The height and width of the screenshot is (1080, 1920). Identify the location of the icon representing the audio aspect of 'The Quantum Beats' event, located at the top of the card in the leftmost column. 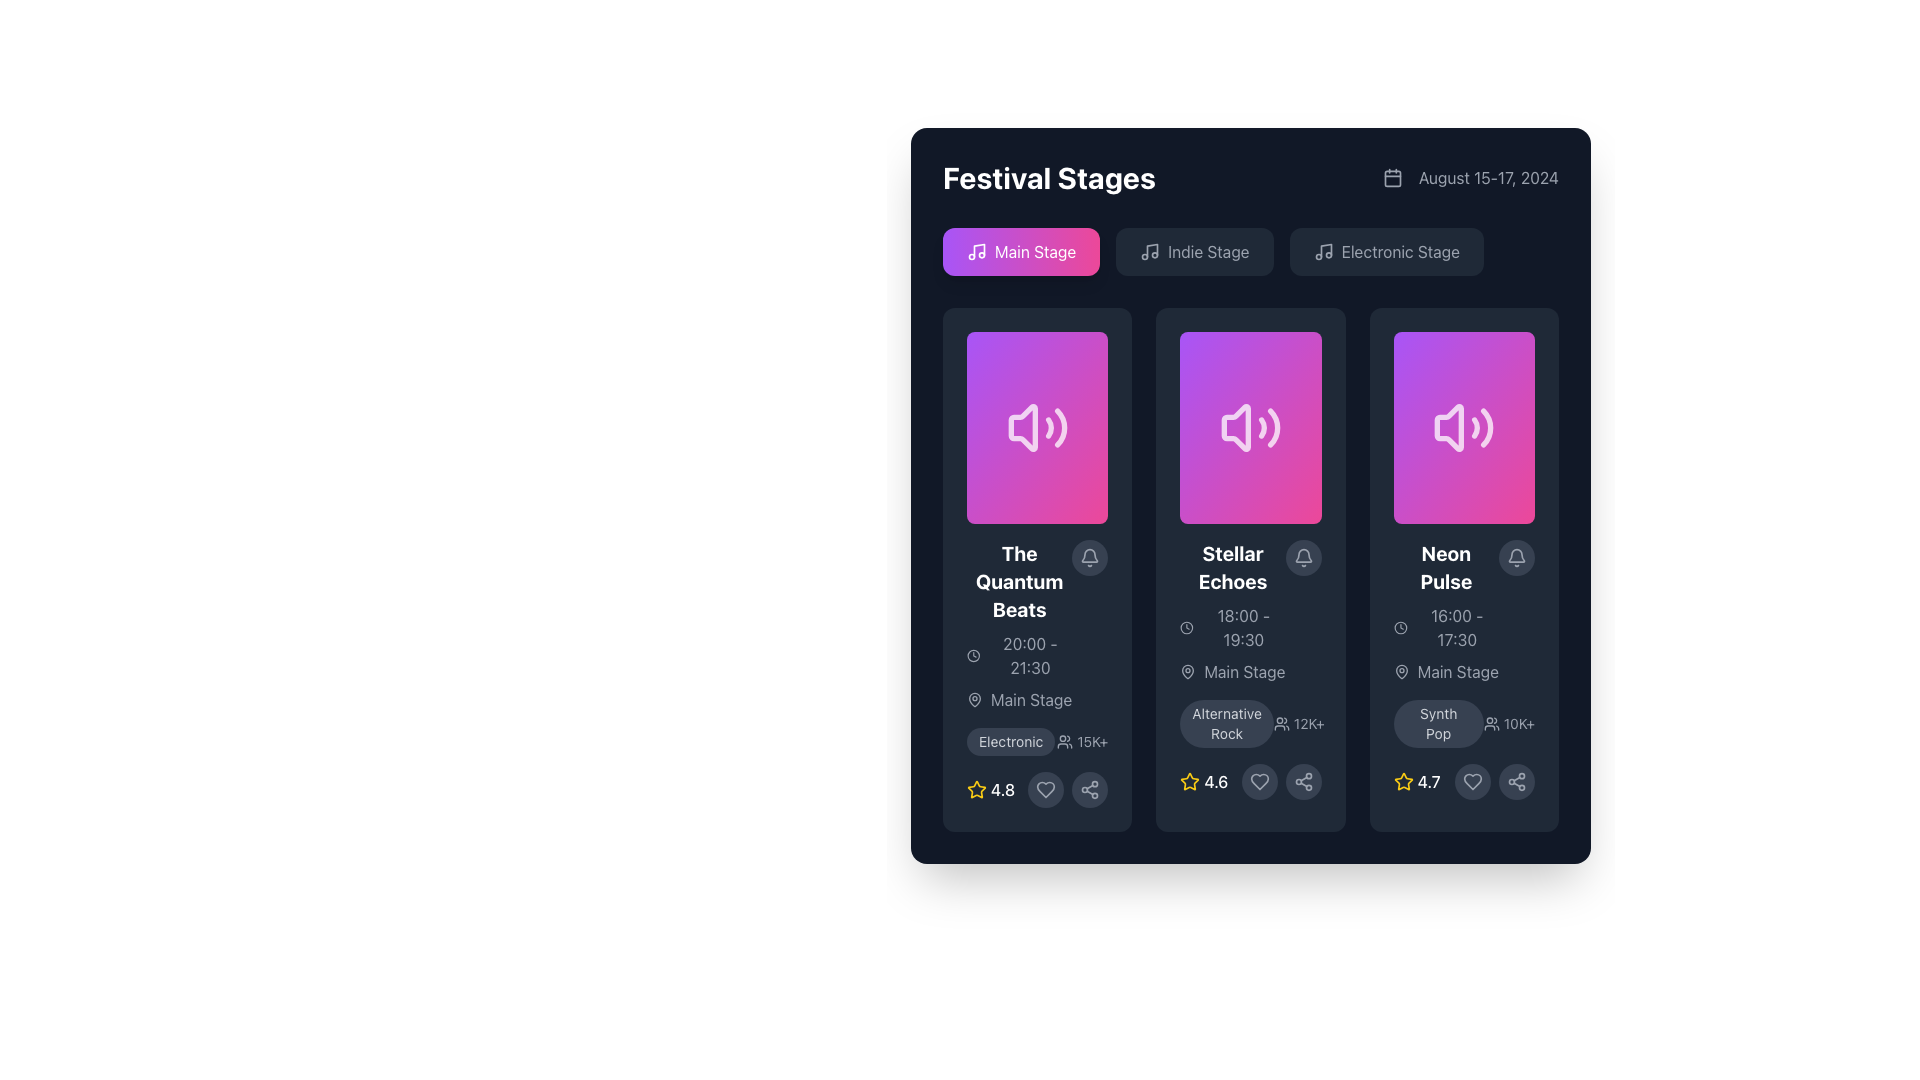
(1037, 427).